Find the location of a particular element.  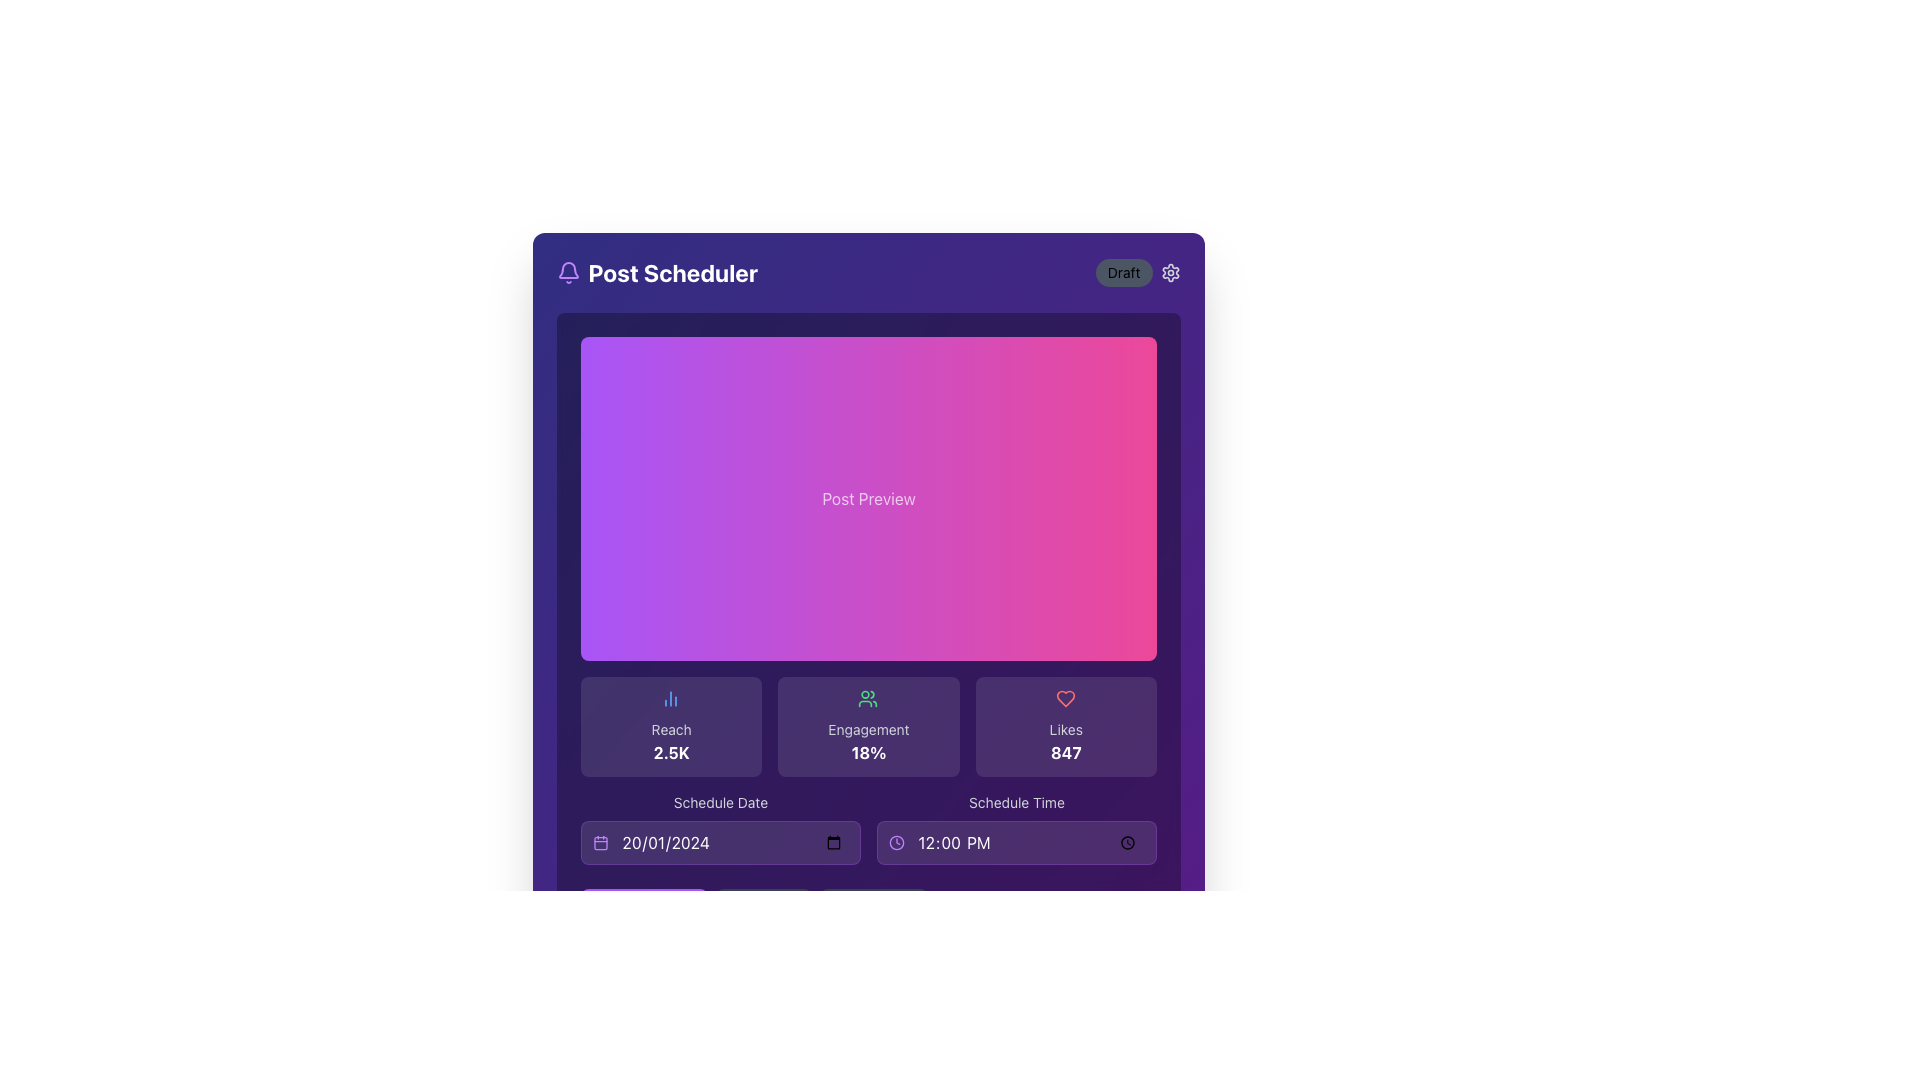

displayed information on the Informative Card showing the percentage '18%' and the label 'Engagement', which is styled with a purple gradient background and a green icon of a group of people at the top is located at coordinates (868, 726).